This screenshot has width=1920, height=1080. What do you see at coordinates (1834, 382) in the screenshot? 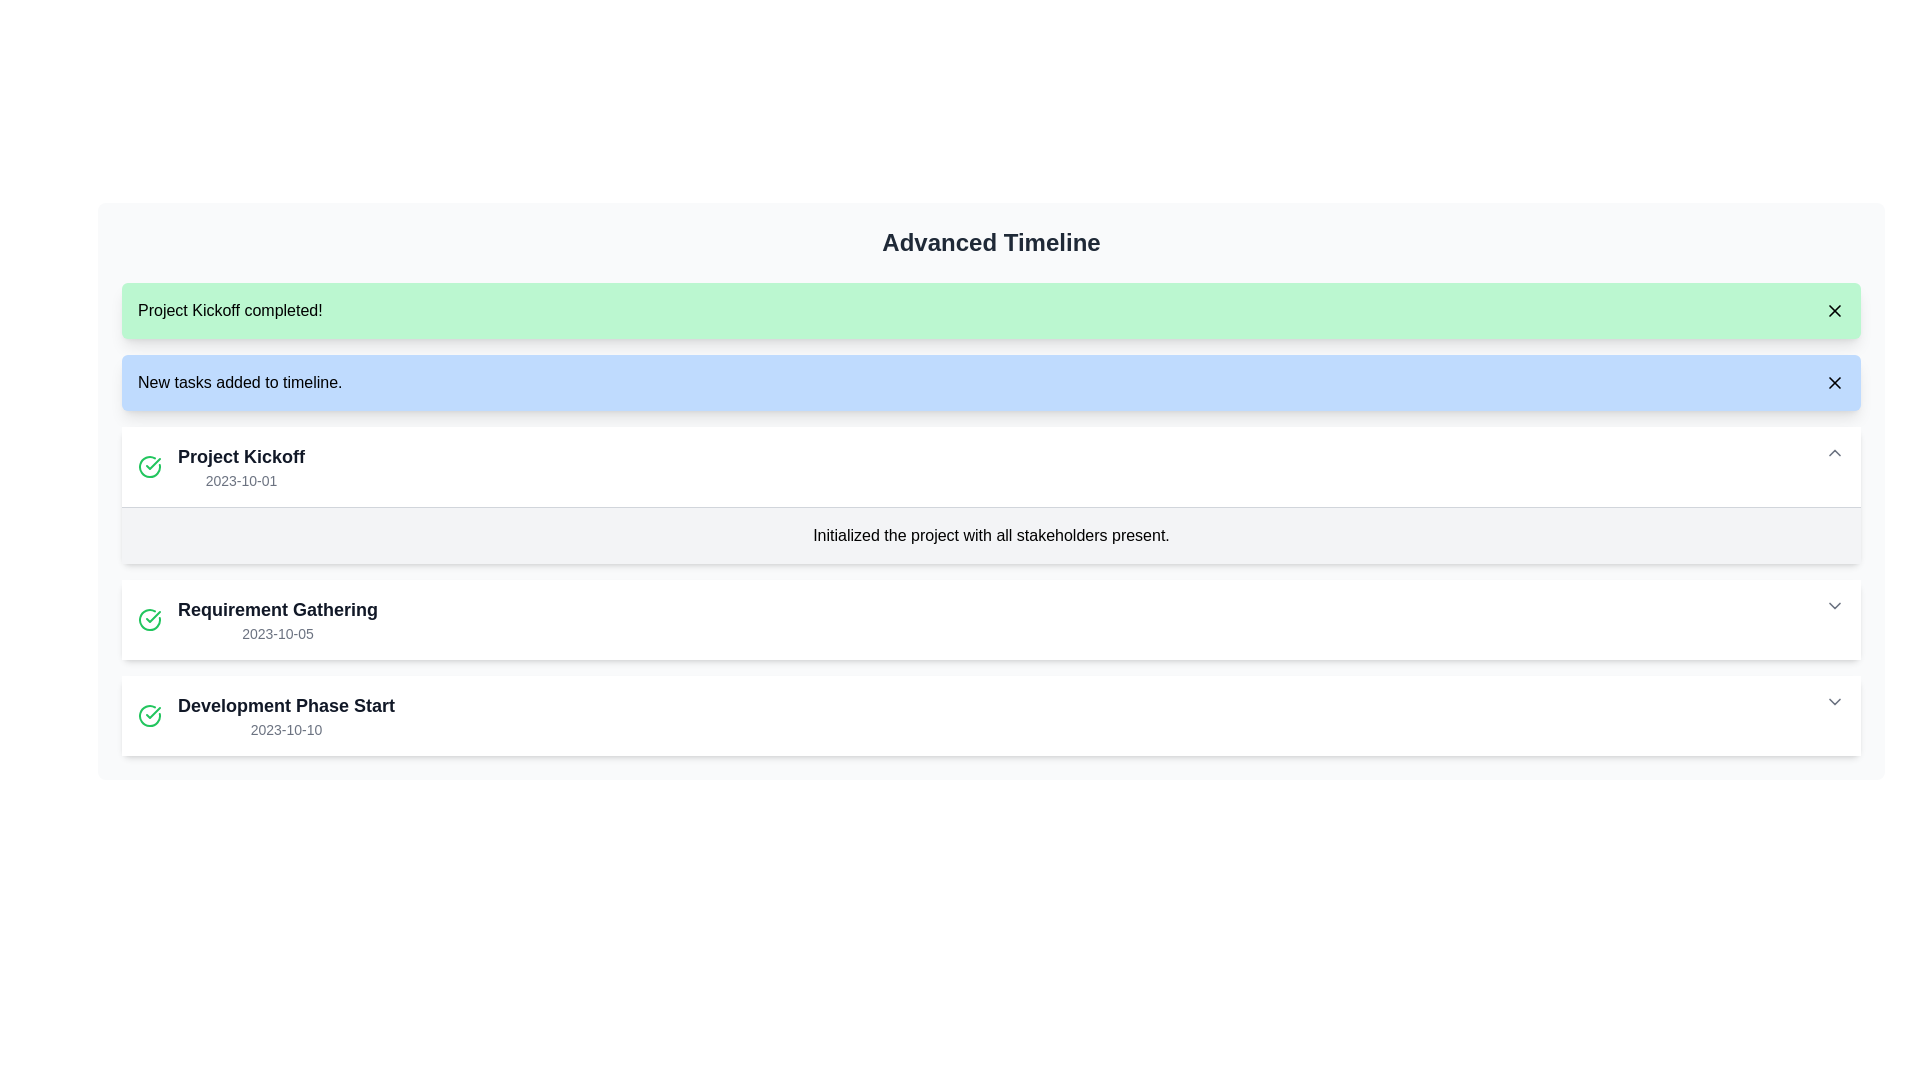
I see `the 'X' button in the top-right corner of the notification box labeled 'New tasks added to timeline.'` at bounding box center [1834, 382].